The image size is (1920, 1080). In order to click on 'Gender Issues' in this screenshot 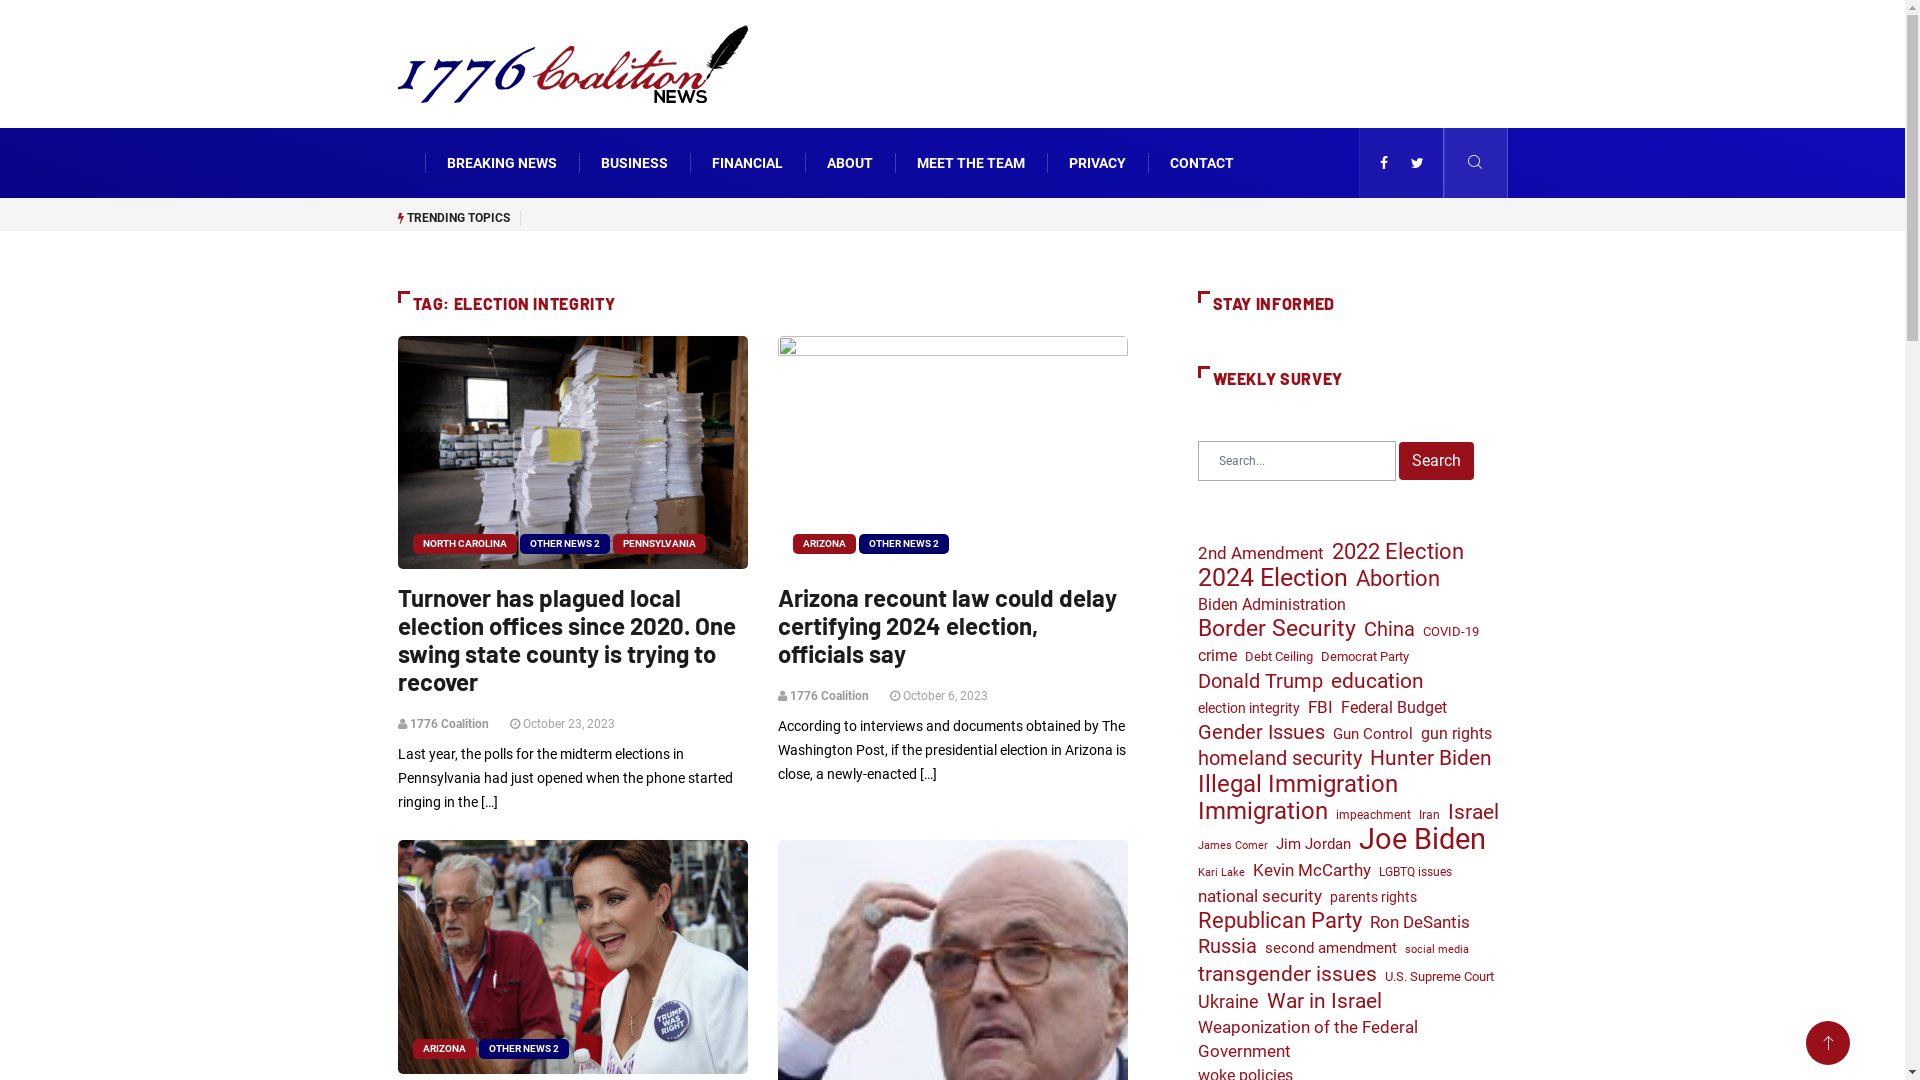, I will do `click(1260, 732)`.